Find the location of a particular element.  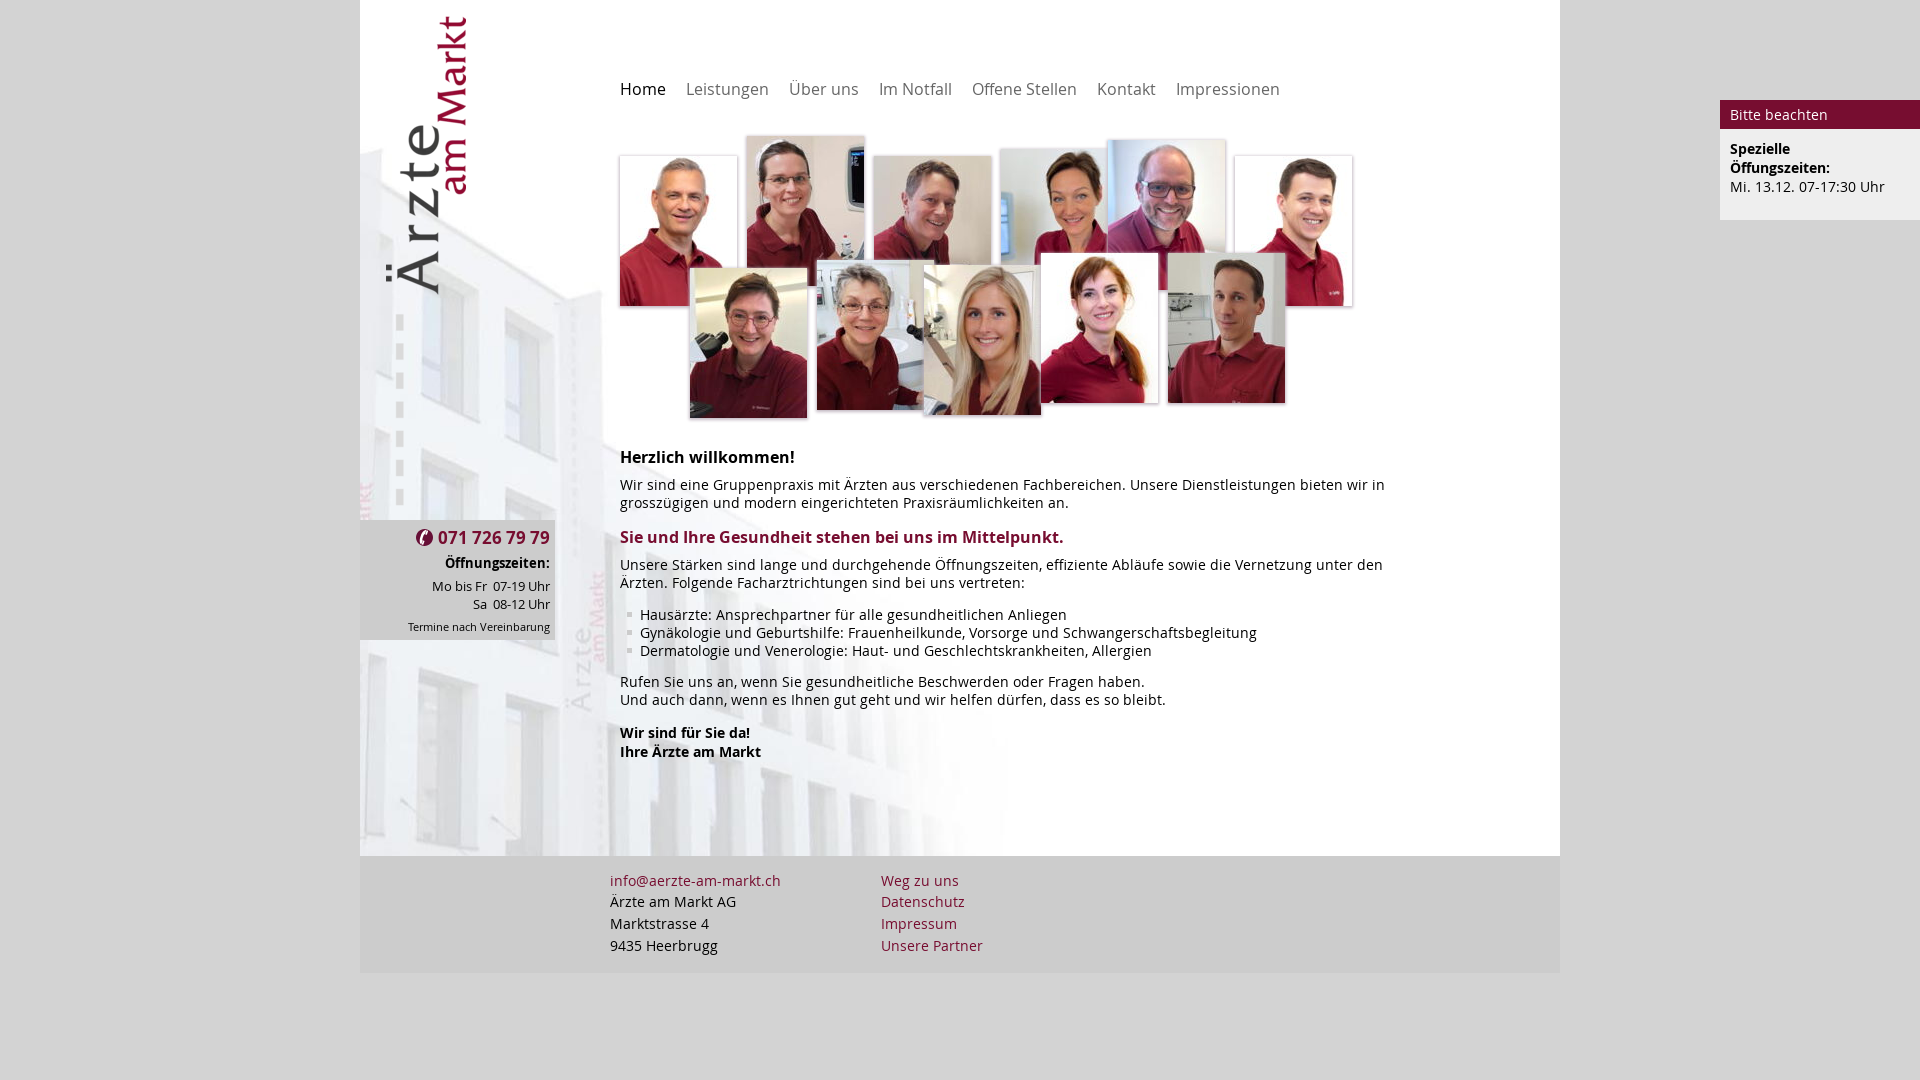

'Kontakt' is located at coordinates (1126, 87).